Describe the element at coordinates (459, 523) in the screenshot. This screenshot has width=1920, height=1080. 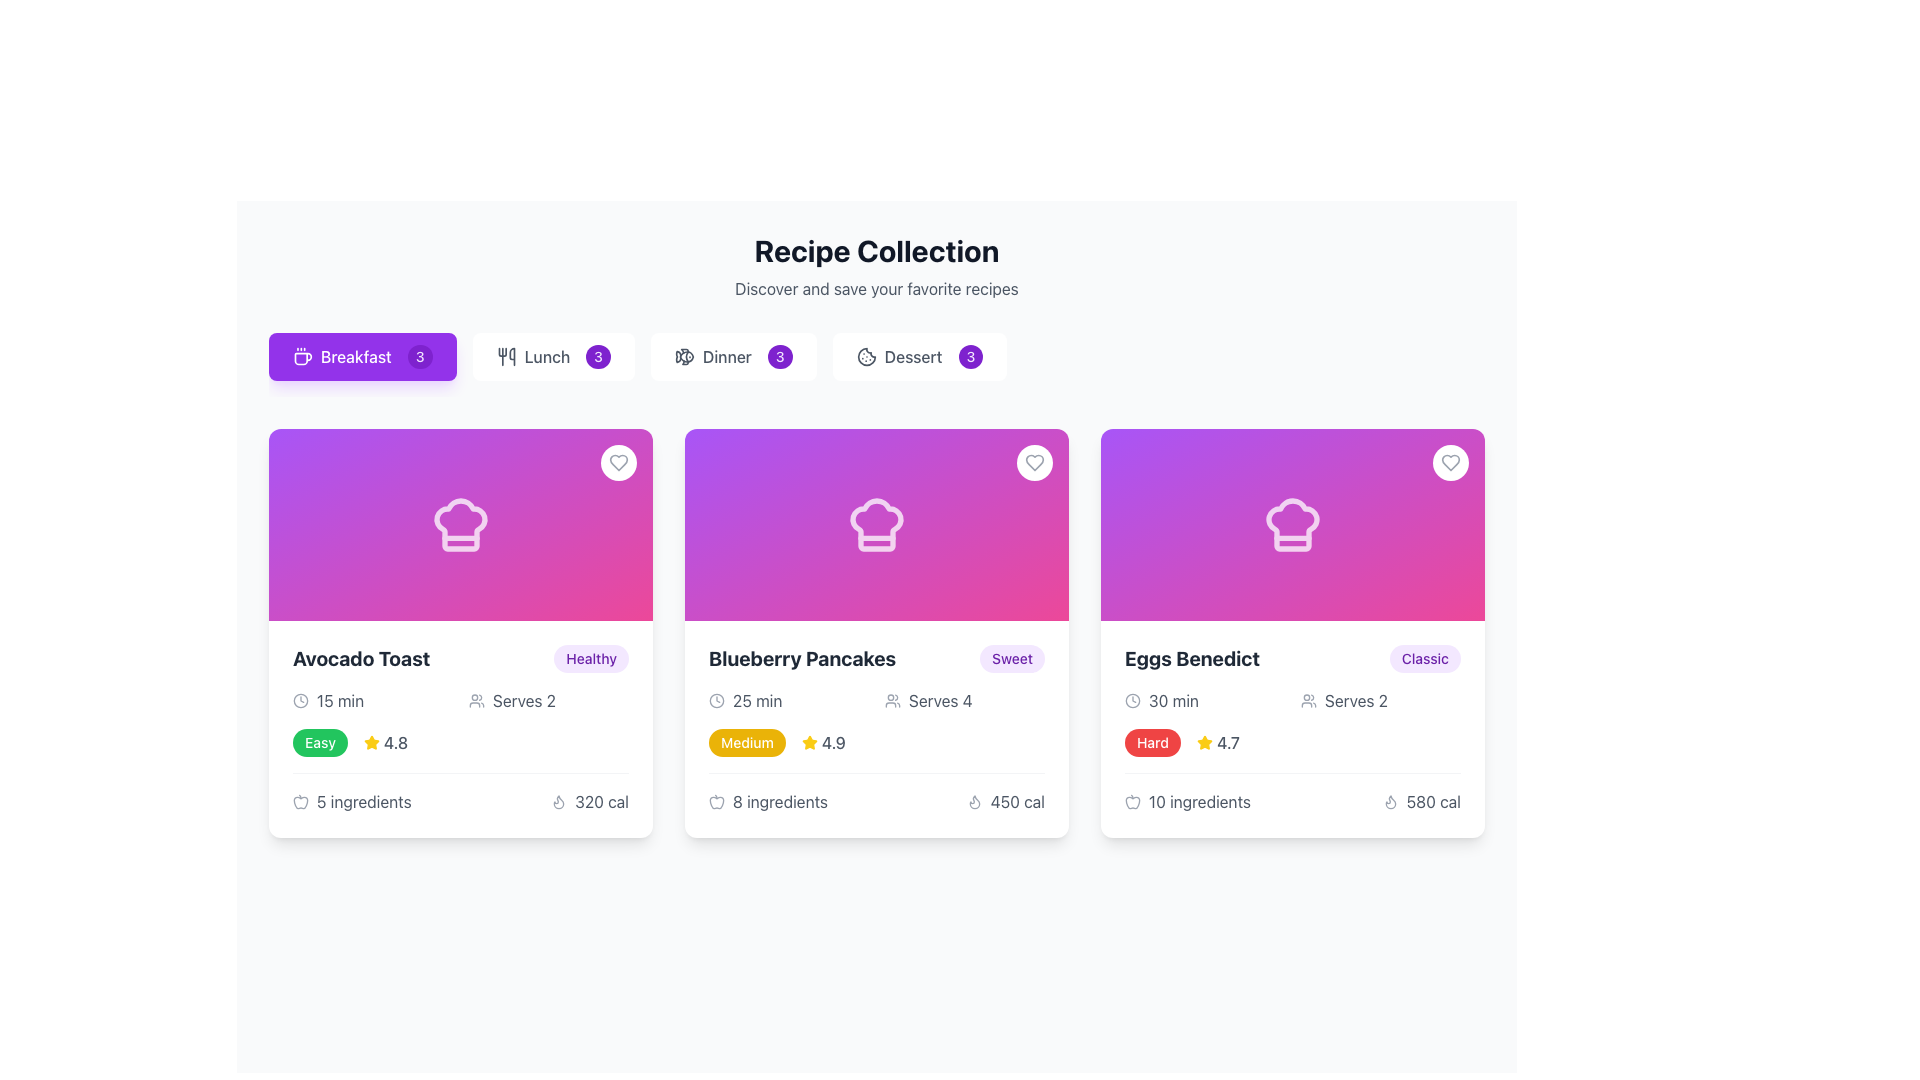
I see `the decorative graphic element representing the 'Avocado Toast' recipe card, which is located in the upper half of the card under the heading 'Recipe Collection'` at that location.